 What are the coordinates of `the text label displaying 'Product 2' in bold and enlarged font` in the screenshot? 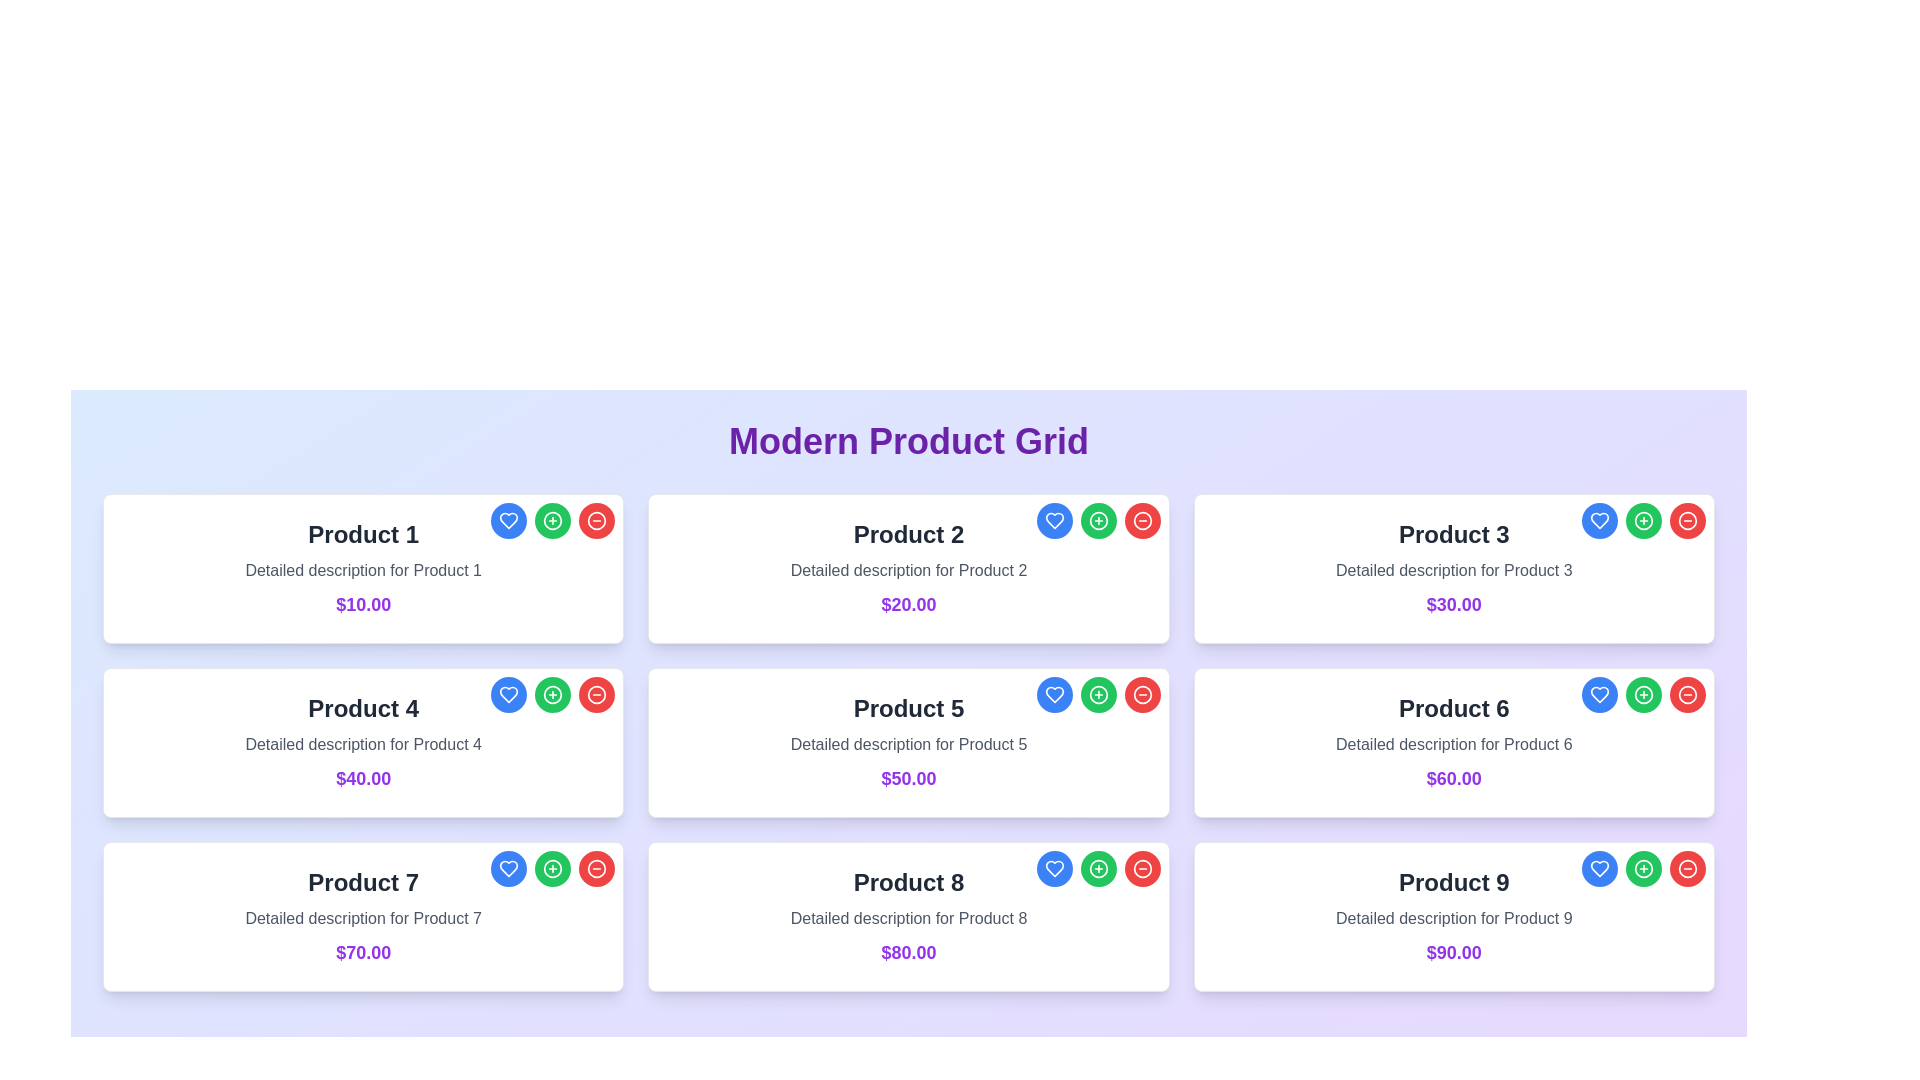 It's located at (907, 534).